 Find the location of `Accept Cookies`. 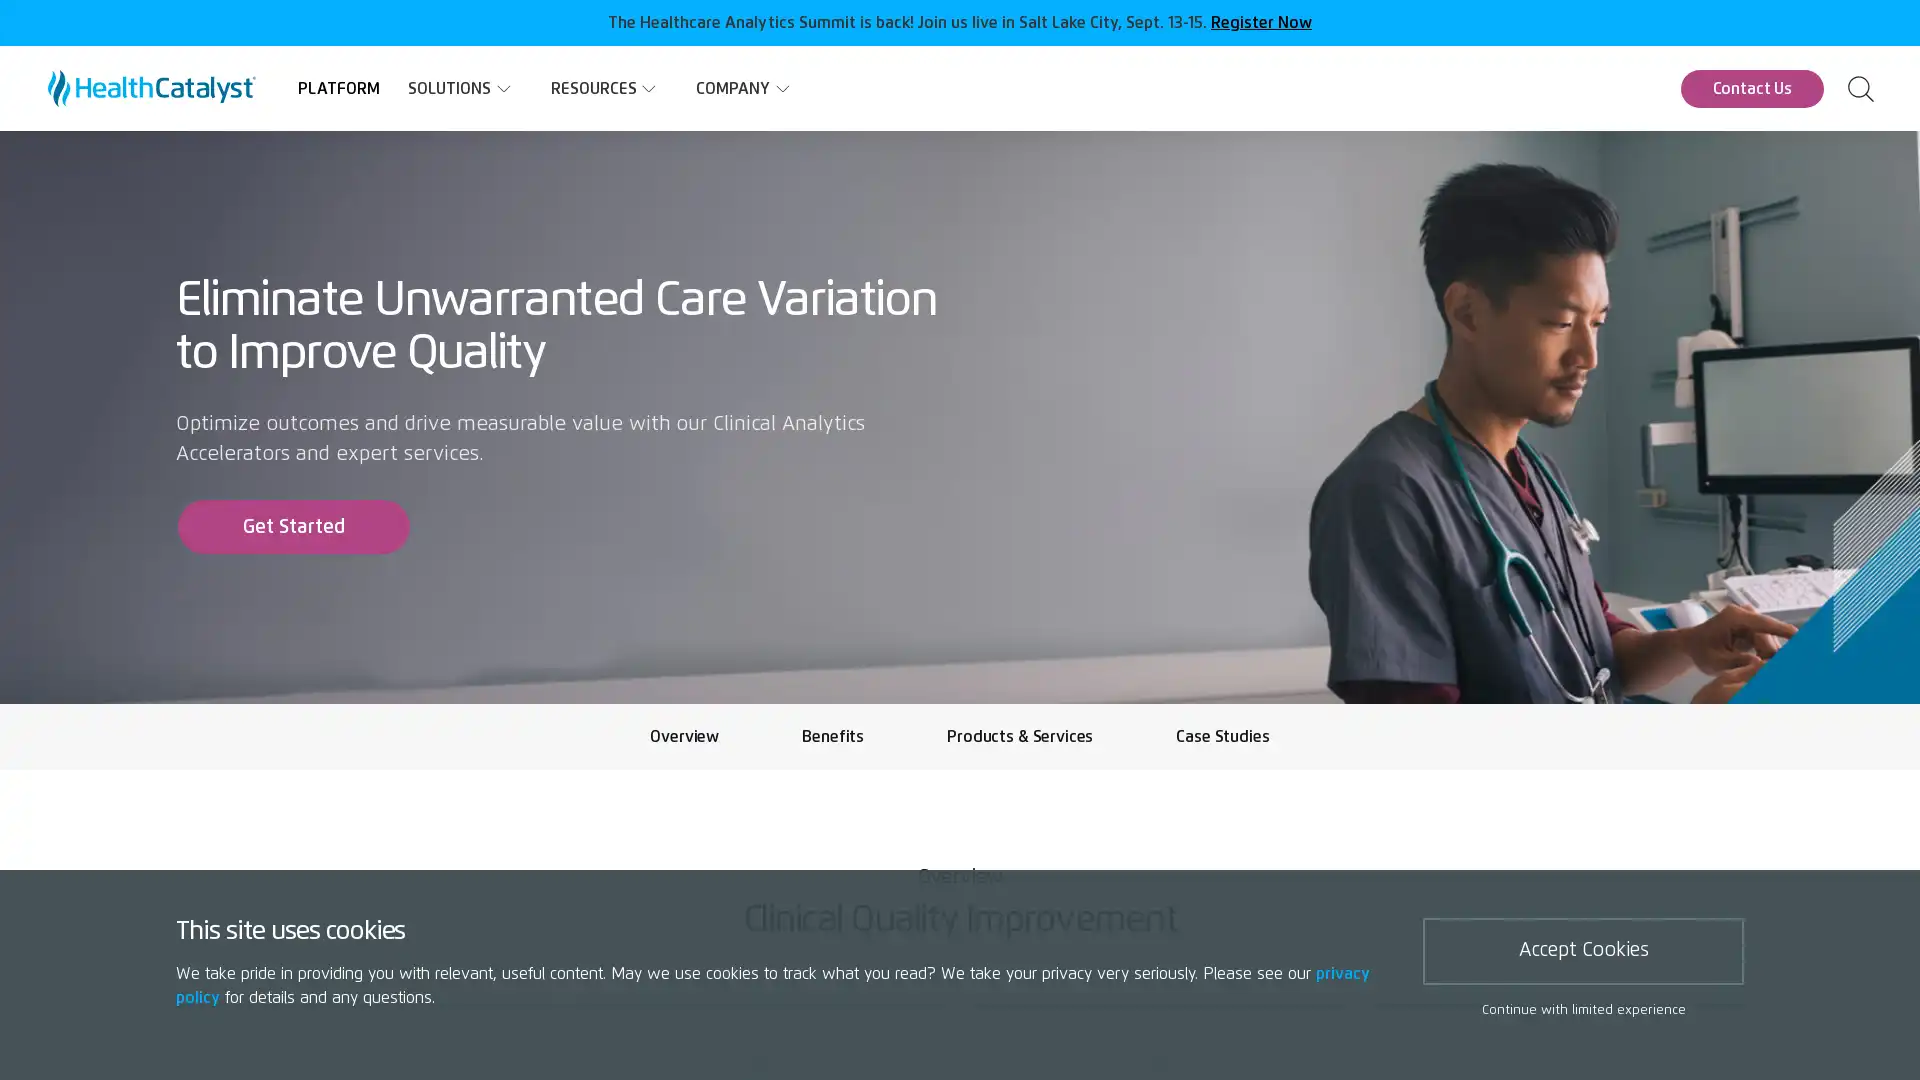

Accept Cookies is located at coordinates (1582, 950).